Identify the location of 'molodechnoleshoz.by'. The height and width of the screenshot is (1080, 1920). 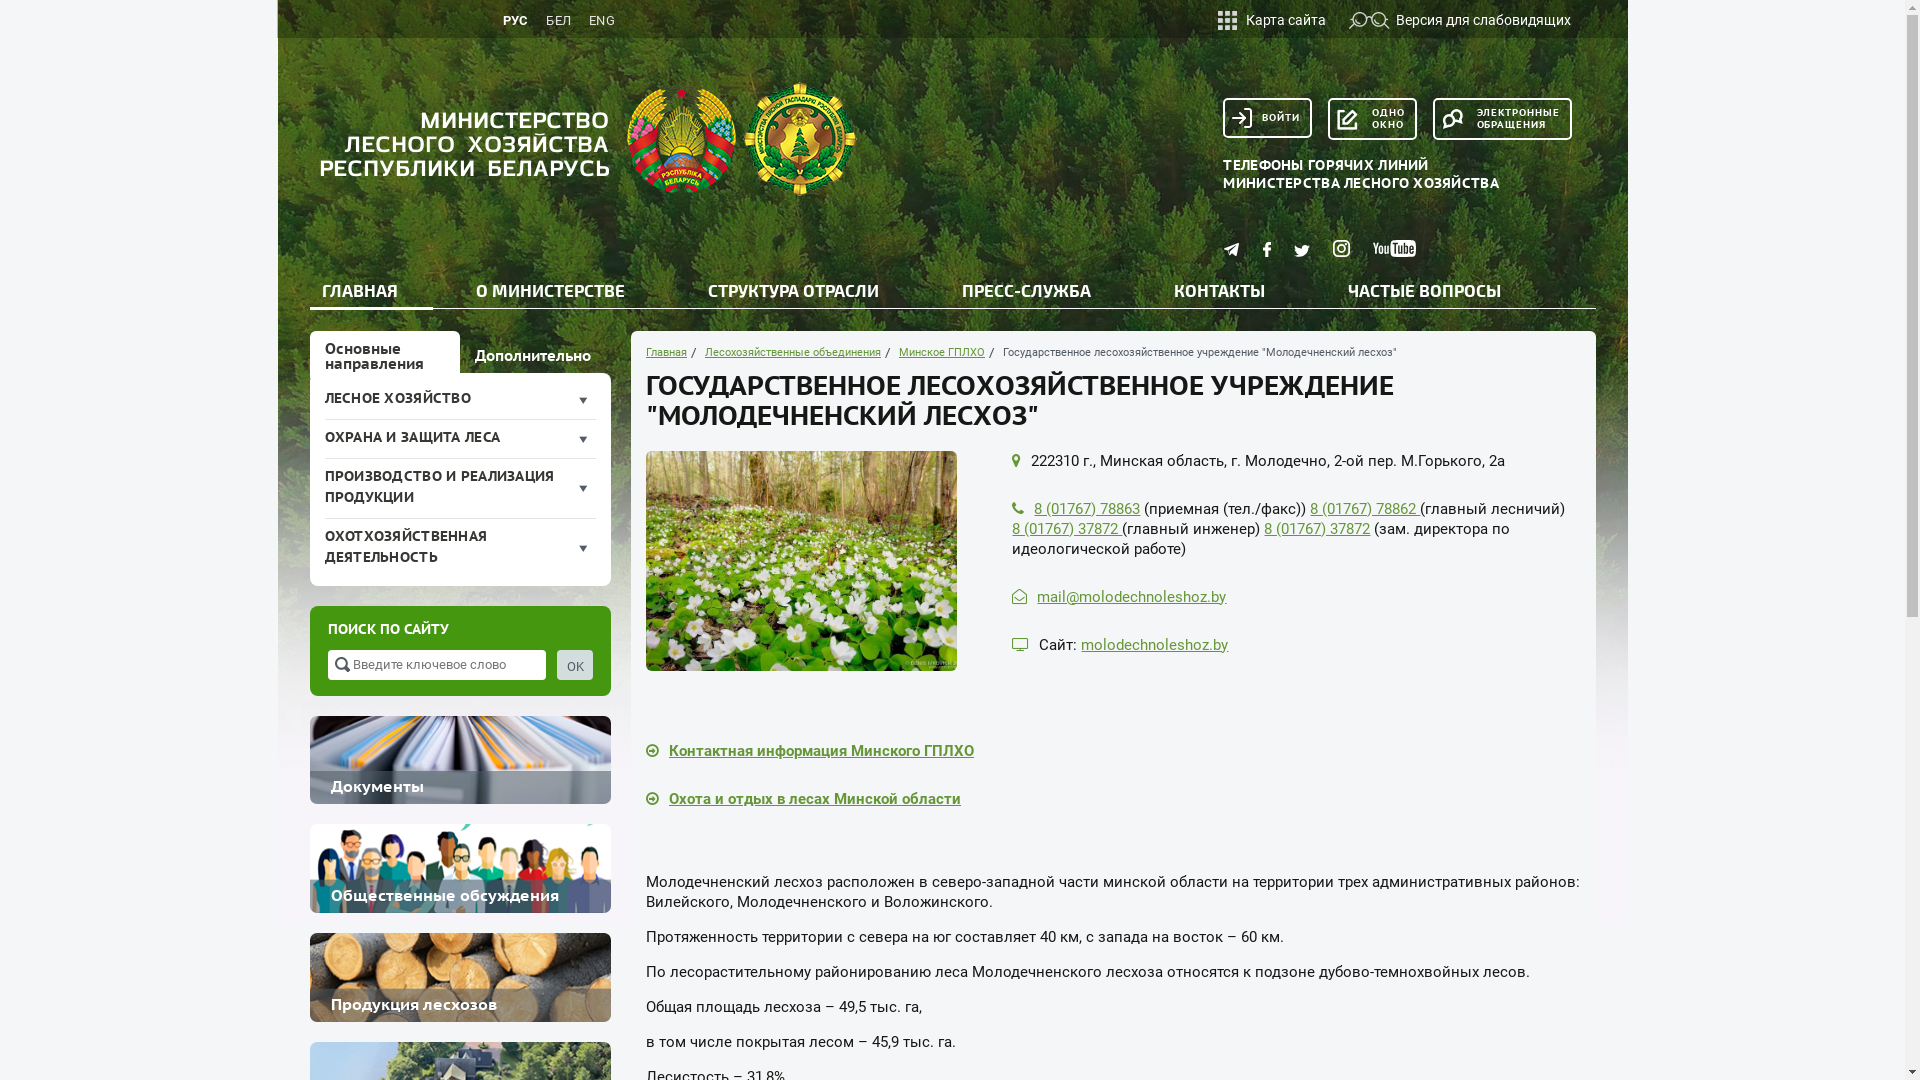
(1154, 644).